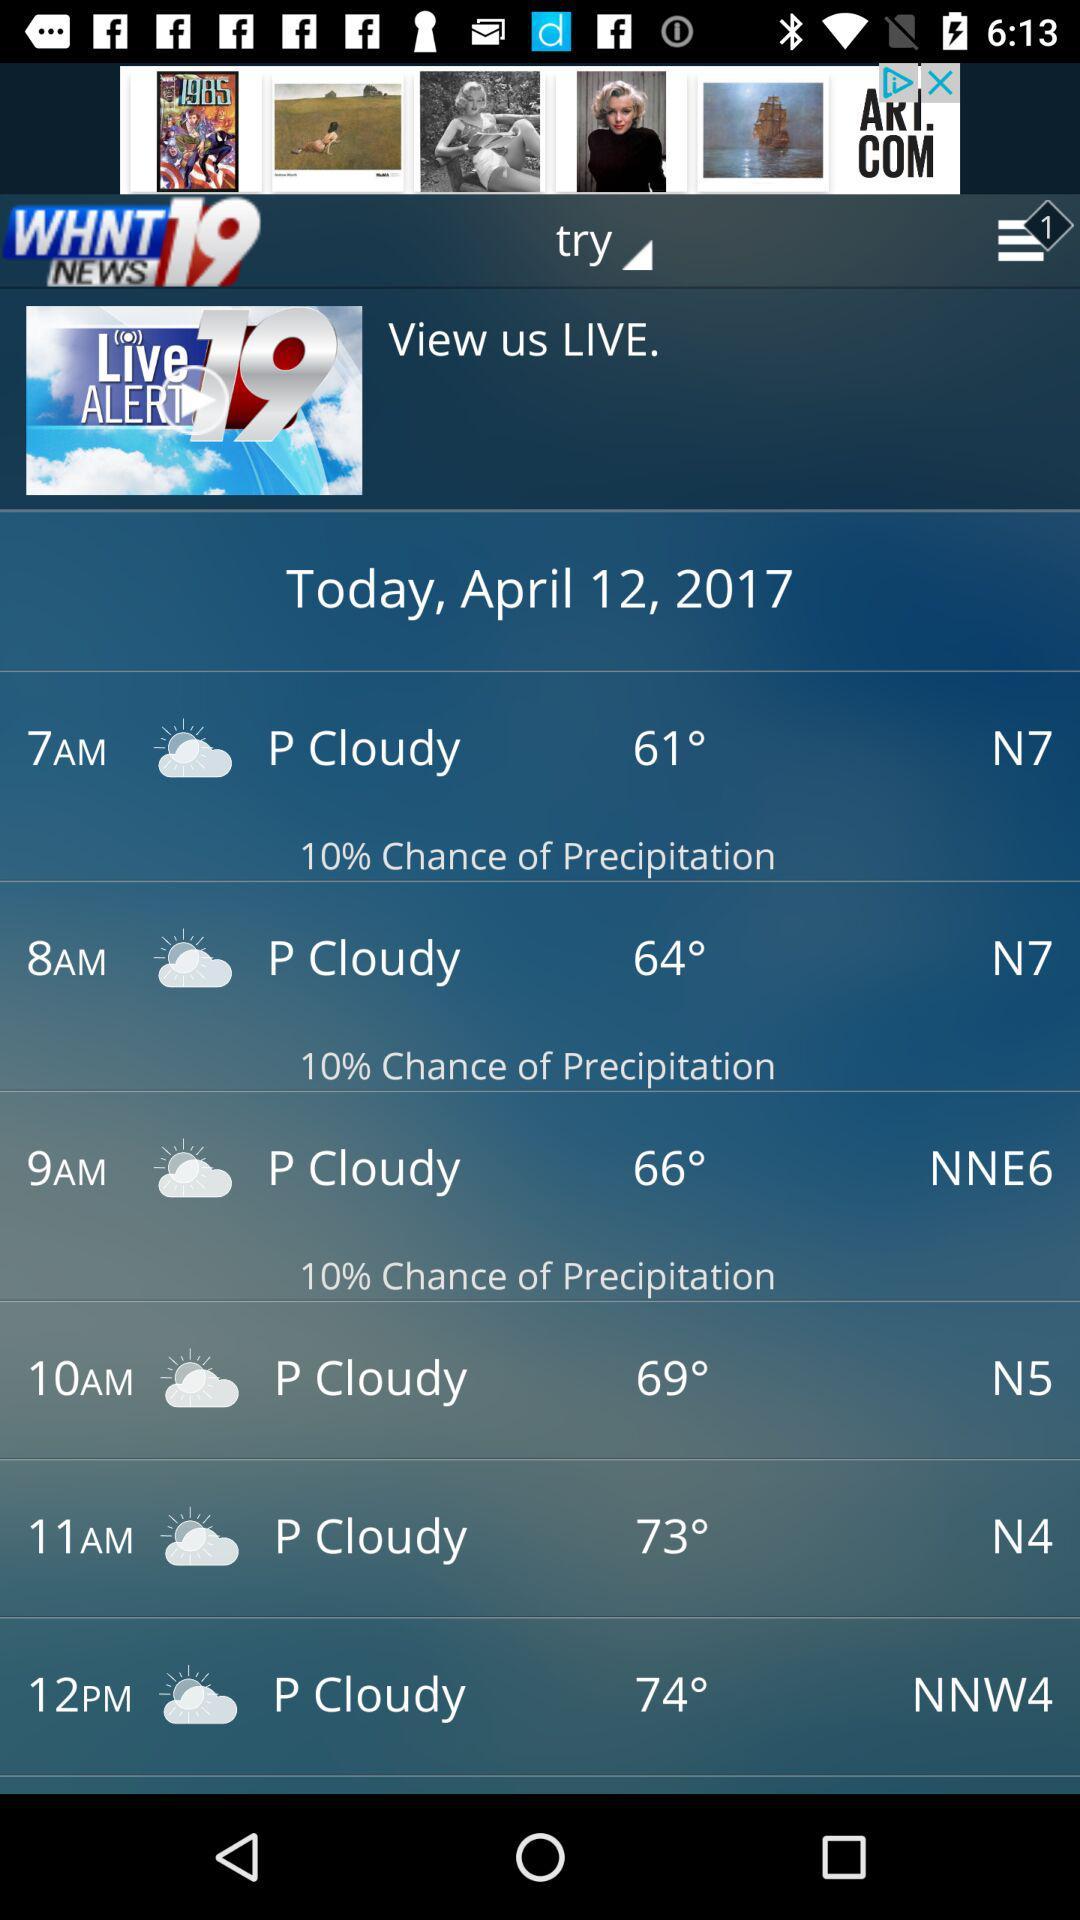  Describe the element at coordinates (131, 240) in the screenshot. I see `the delete icon` at that location.